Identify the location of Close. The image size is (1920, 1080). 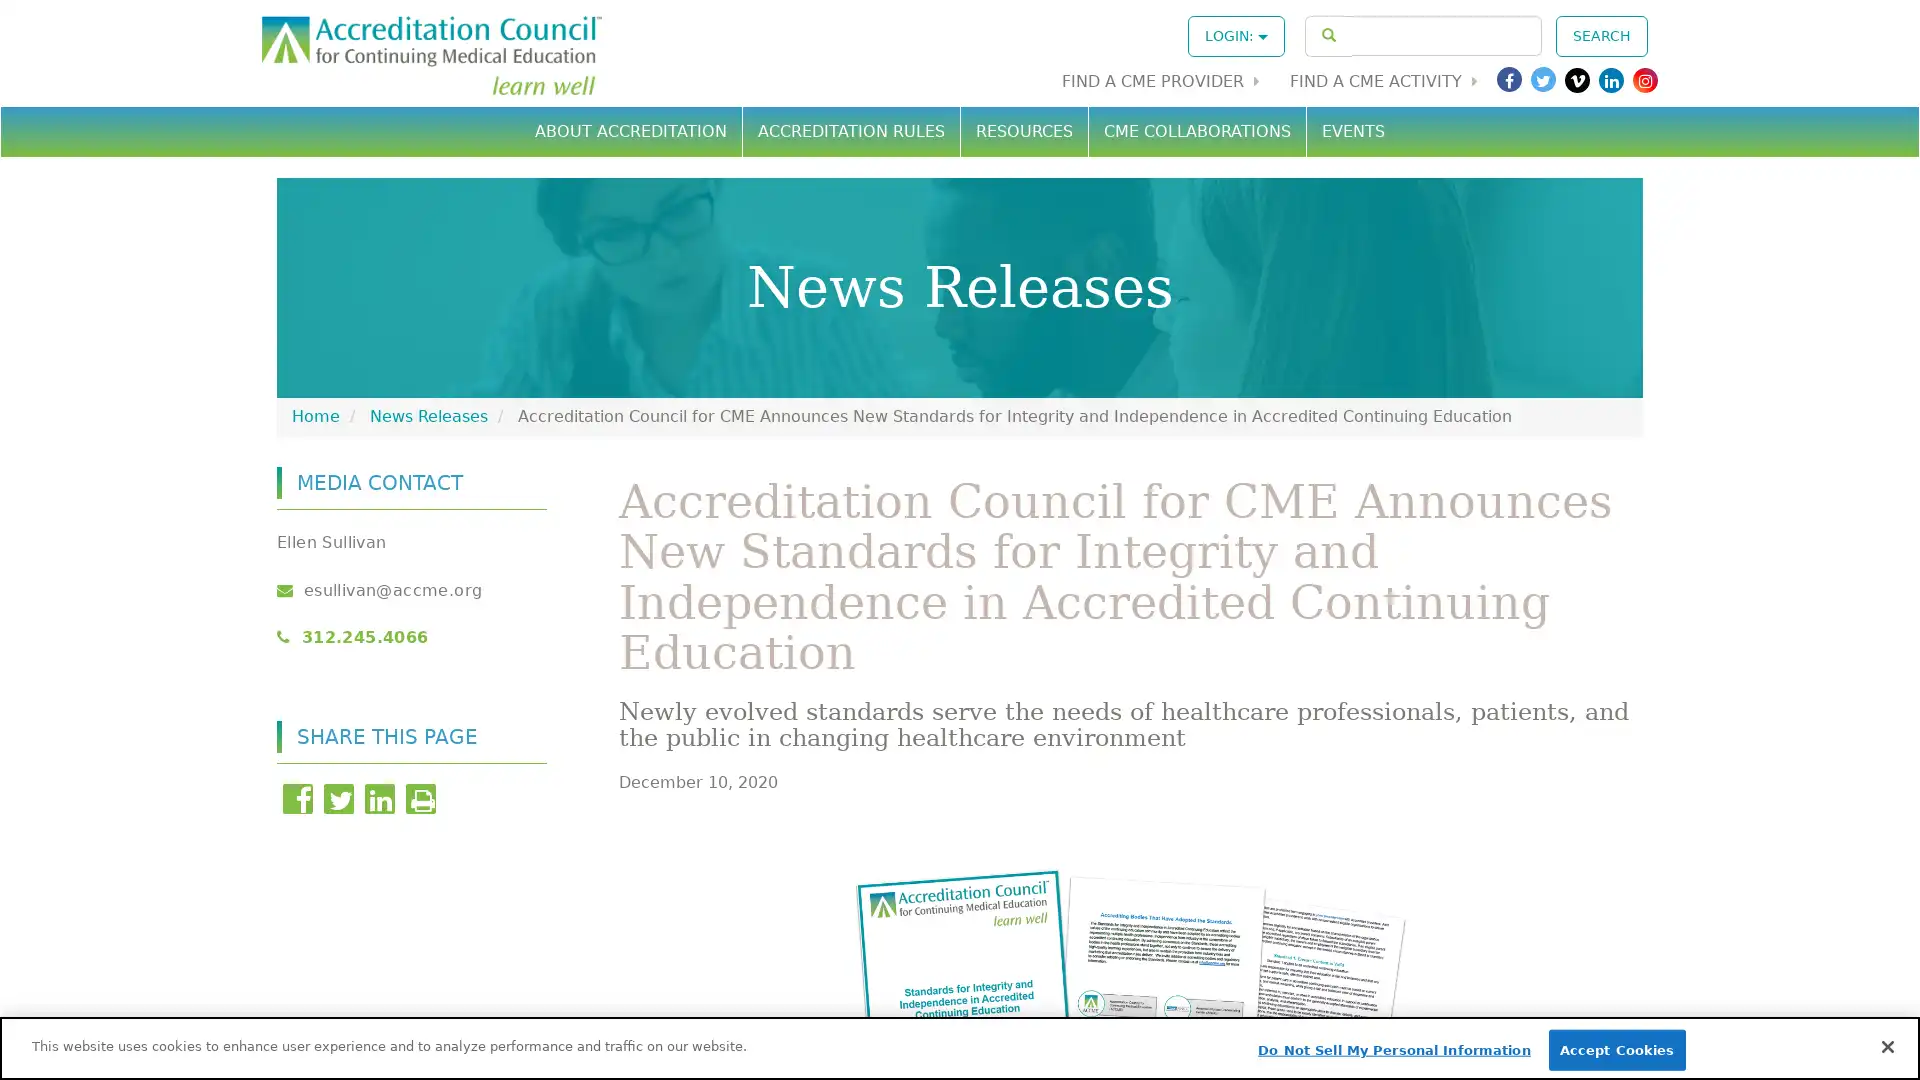
(1886, 1044).